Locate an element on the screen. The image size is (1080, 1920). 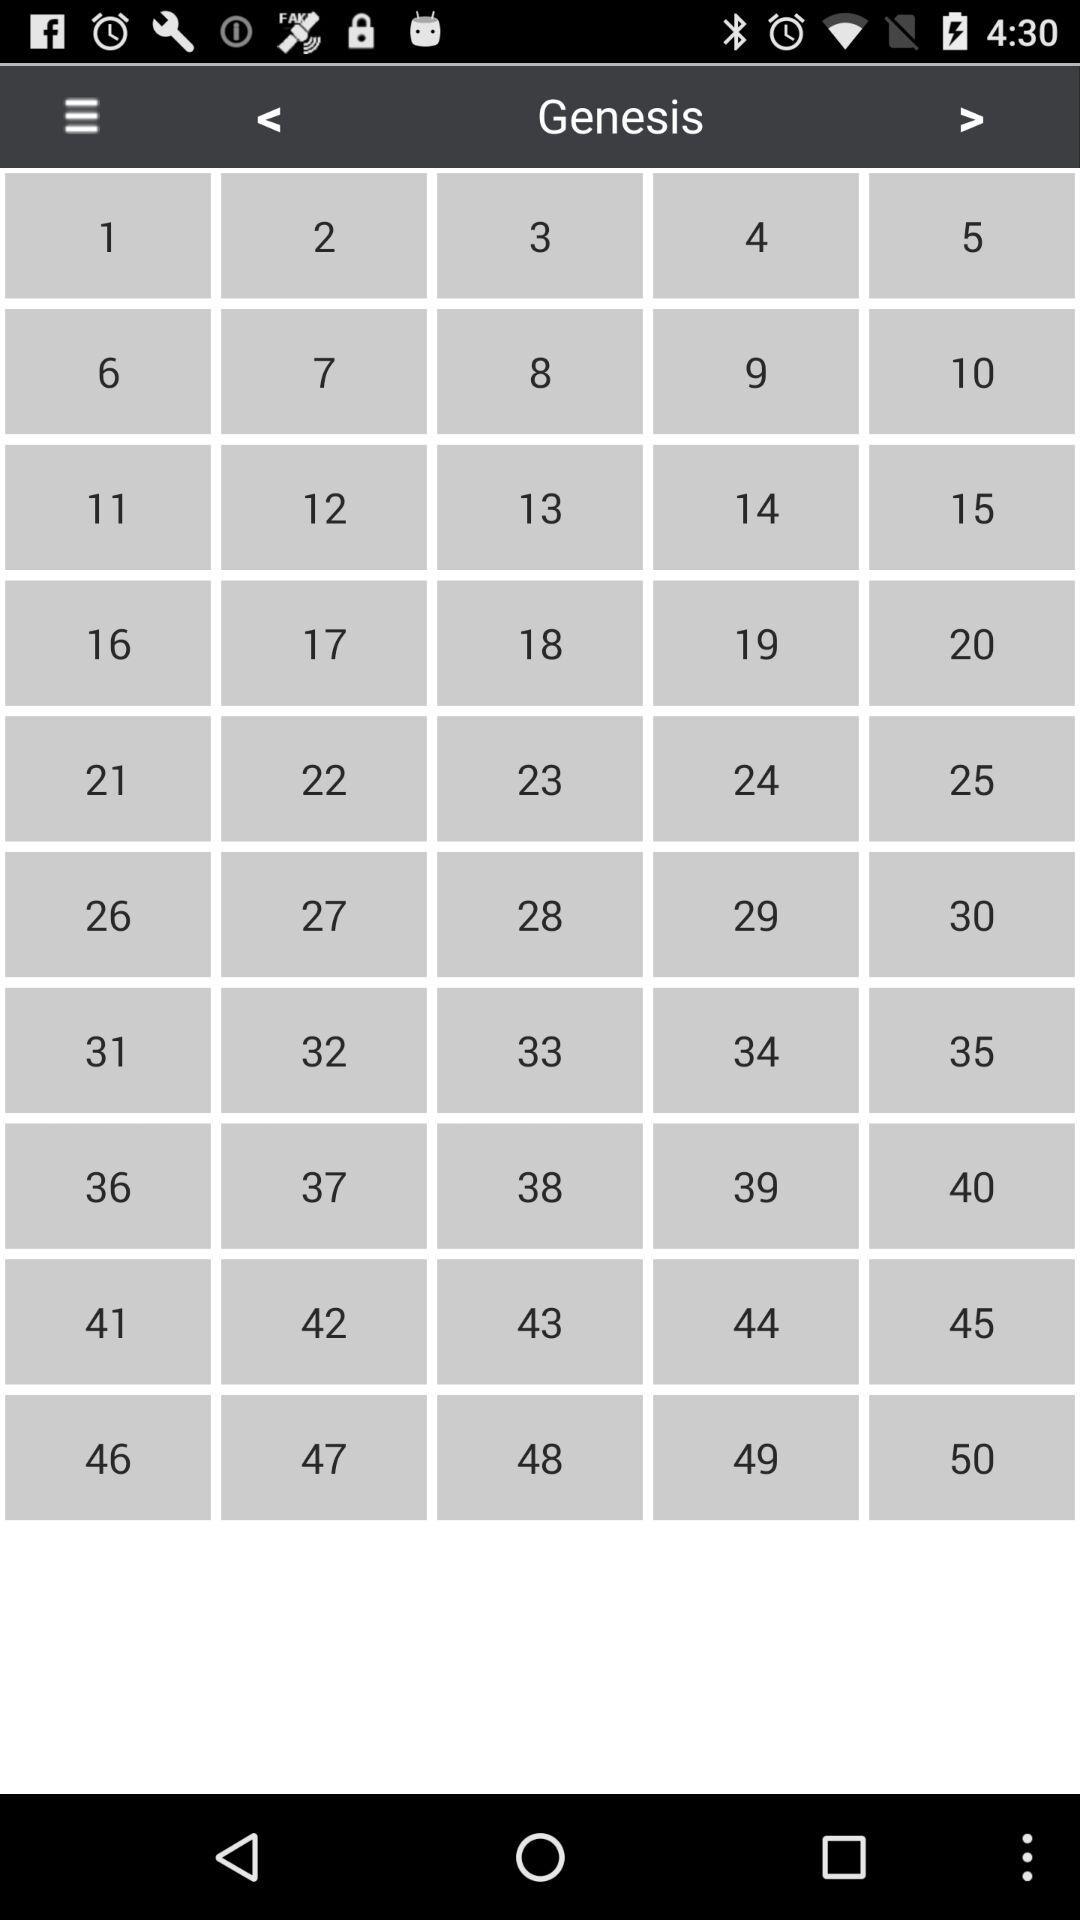
the button next to the < item is located at coordinates (80, 114).